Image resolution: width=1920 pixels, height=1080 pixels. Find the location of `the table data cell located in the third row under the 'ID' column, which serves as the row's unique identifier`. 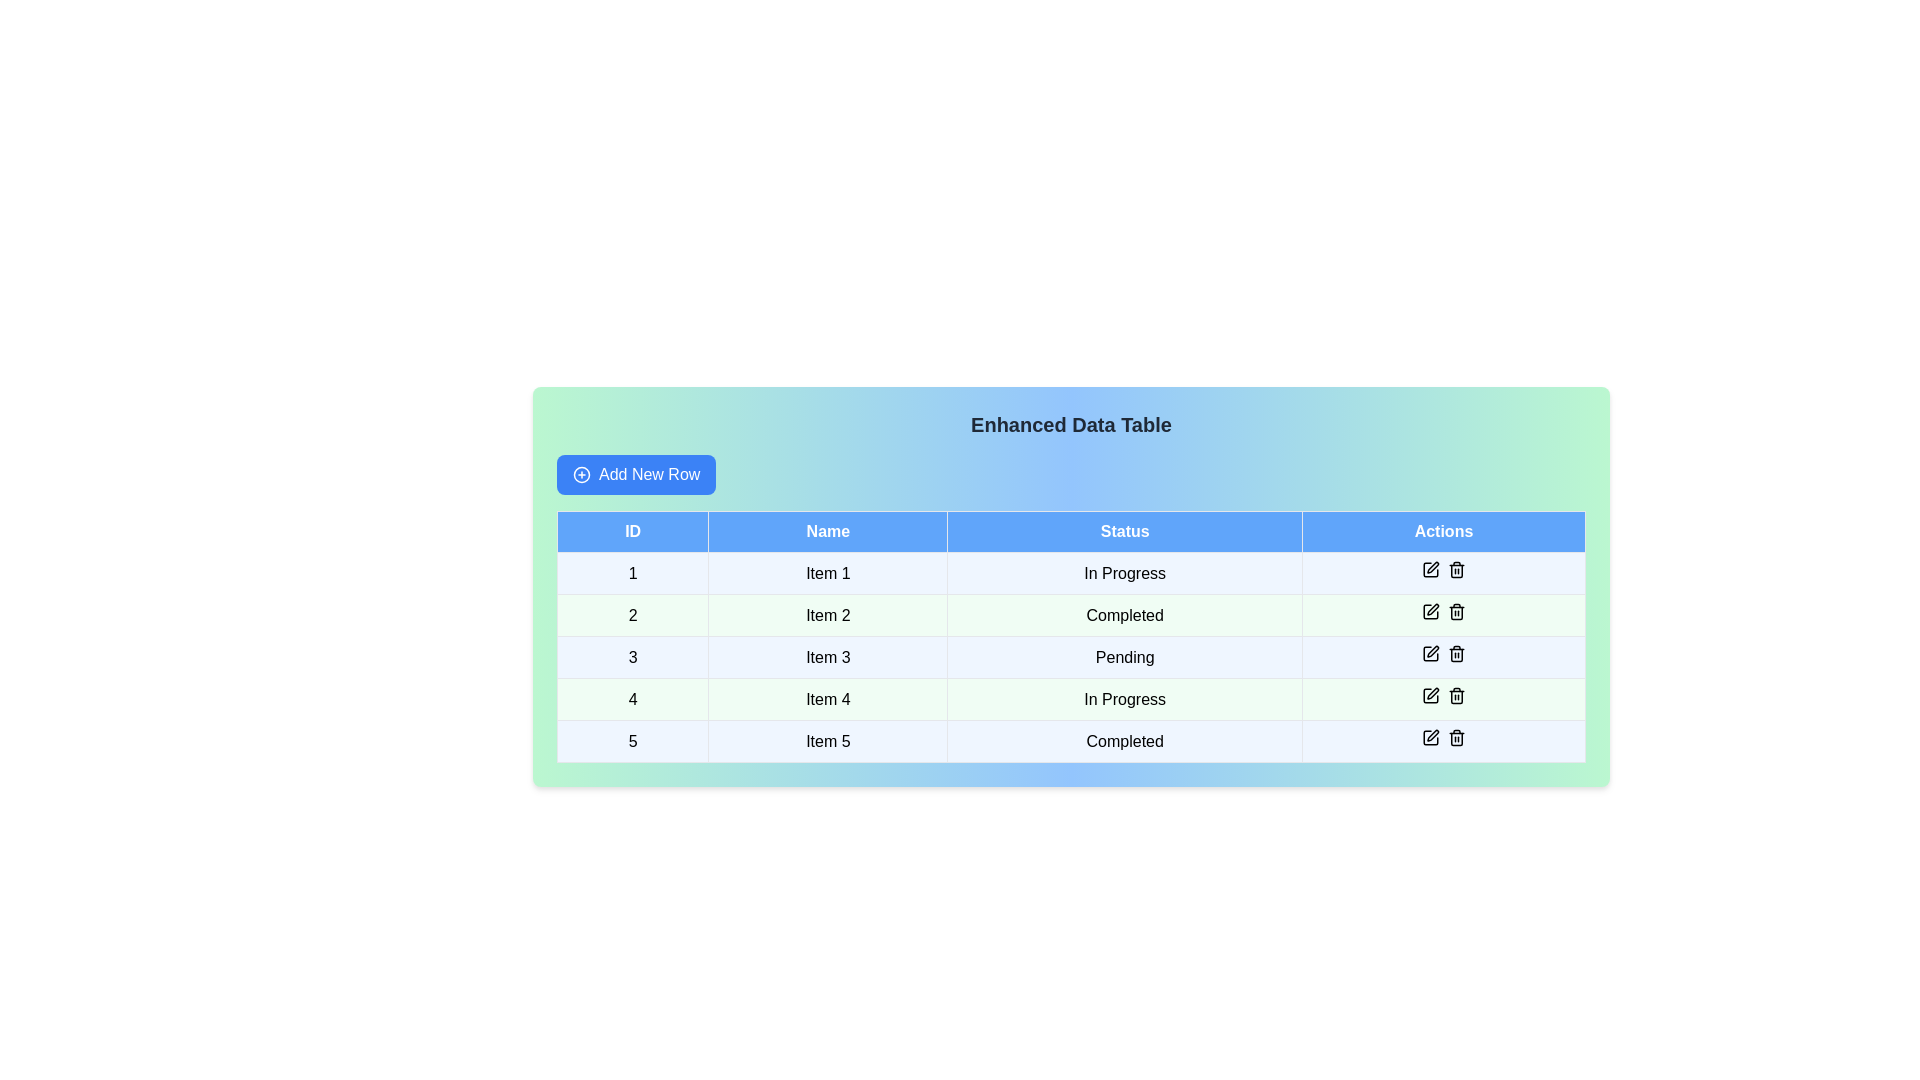

the table data cell located in the third row under the 'ID' column, which serves as the row's unique identifier is located at coordinates (632, 657).